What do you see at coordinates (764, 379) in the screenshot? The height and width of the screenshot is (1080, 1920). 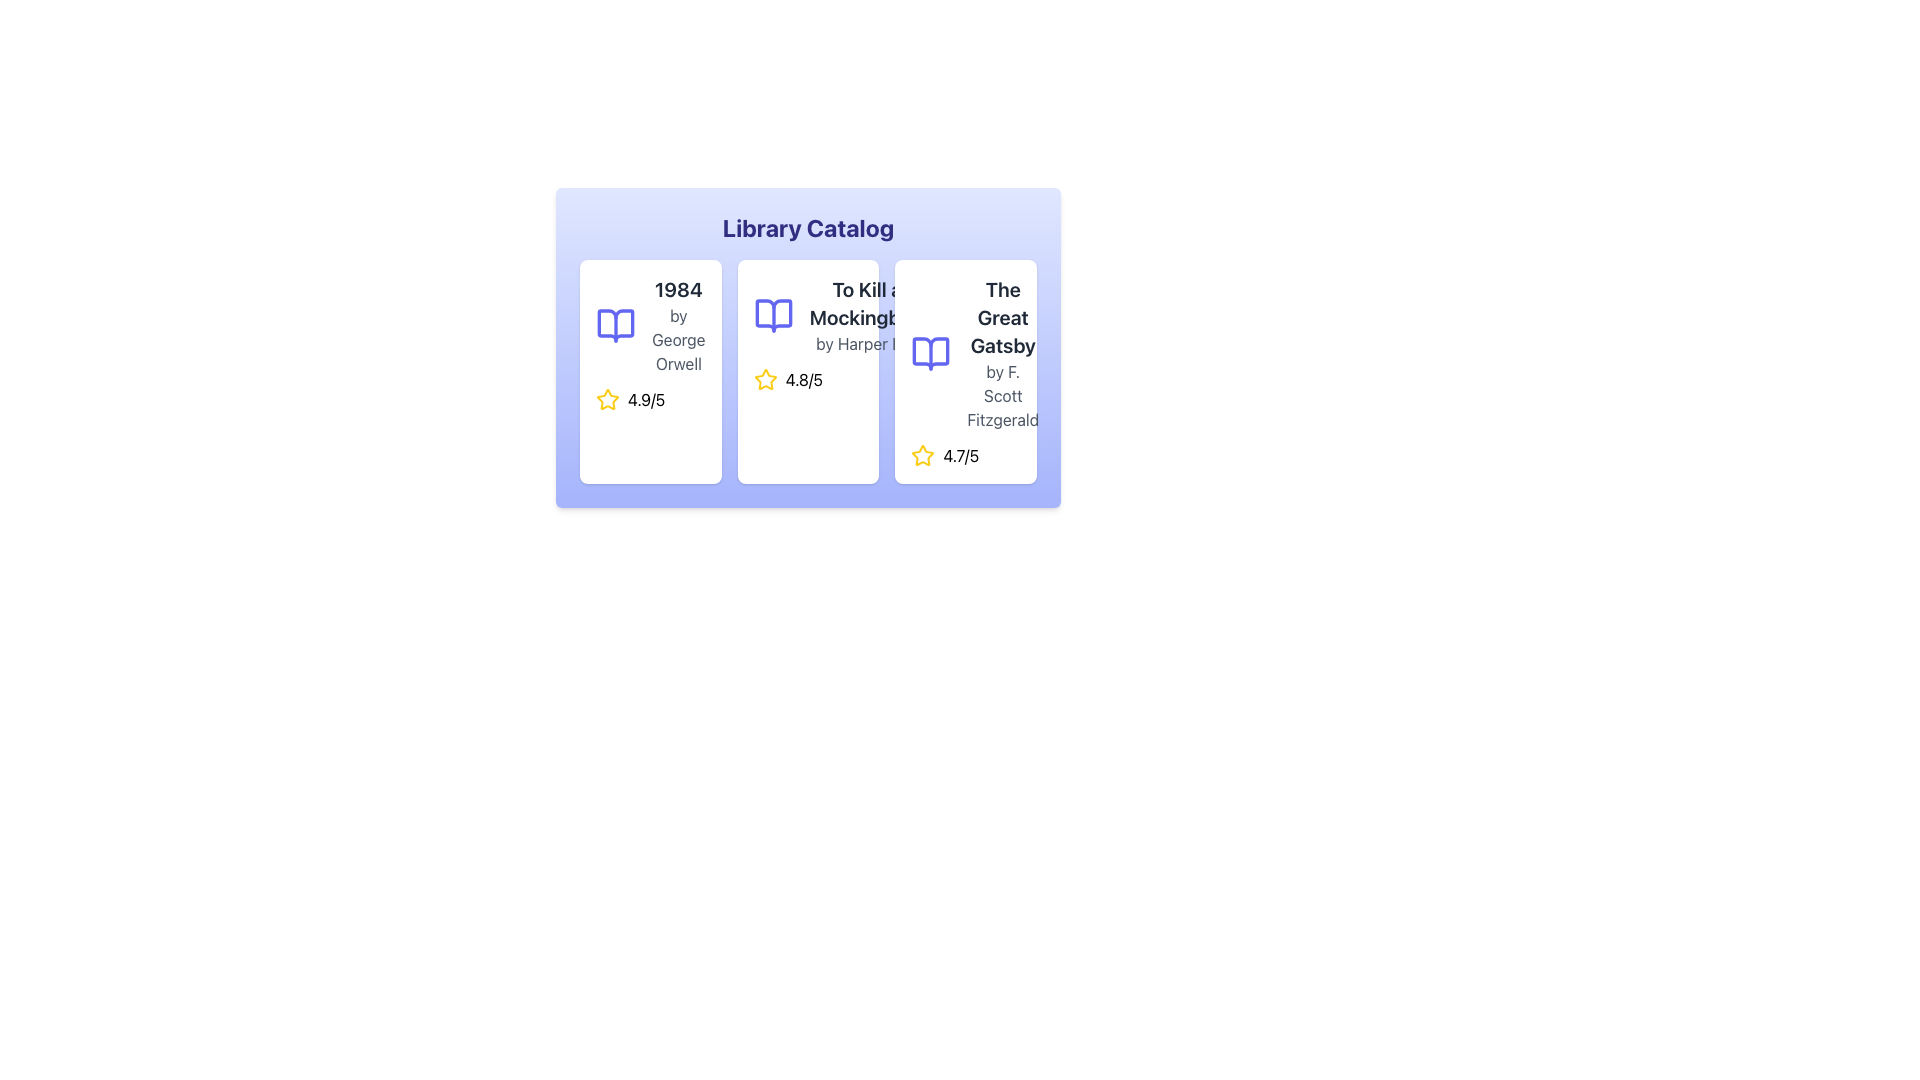 I see `the yellow star icon located under the title 'To Kill a Mockingbird by Harper Lee' in the Library Catalog section` at bounding box center [764, 379].